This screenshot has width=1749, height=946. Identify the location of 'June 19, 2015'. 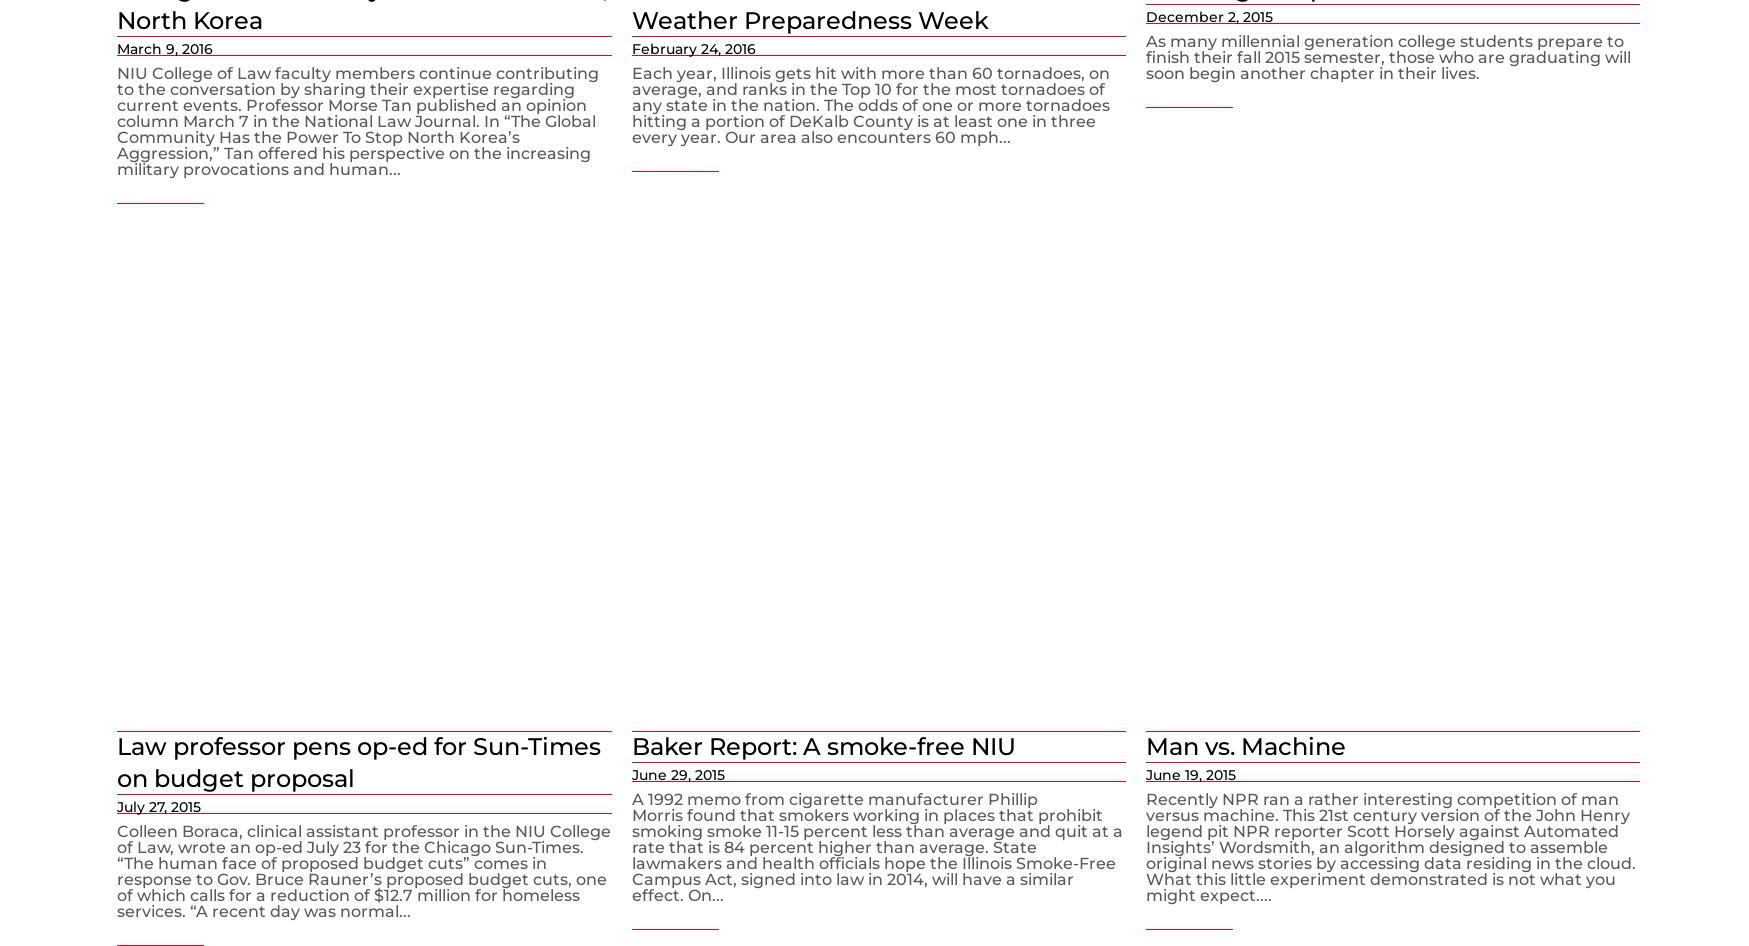
(1190, 773).